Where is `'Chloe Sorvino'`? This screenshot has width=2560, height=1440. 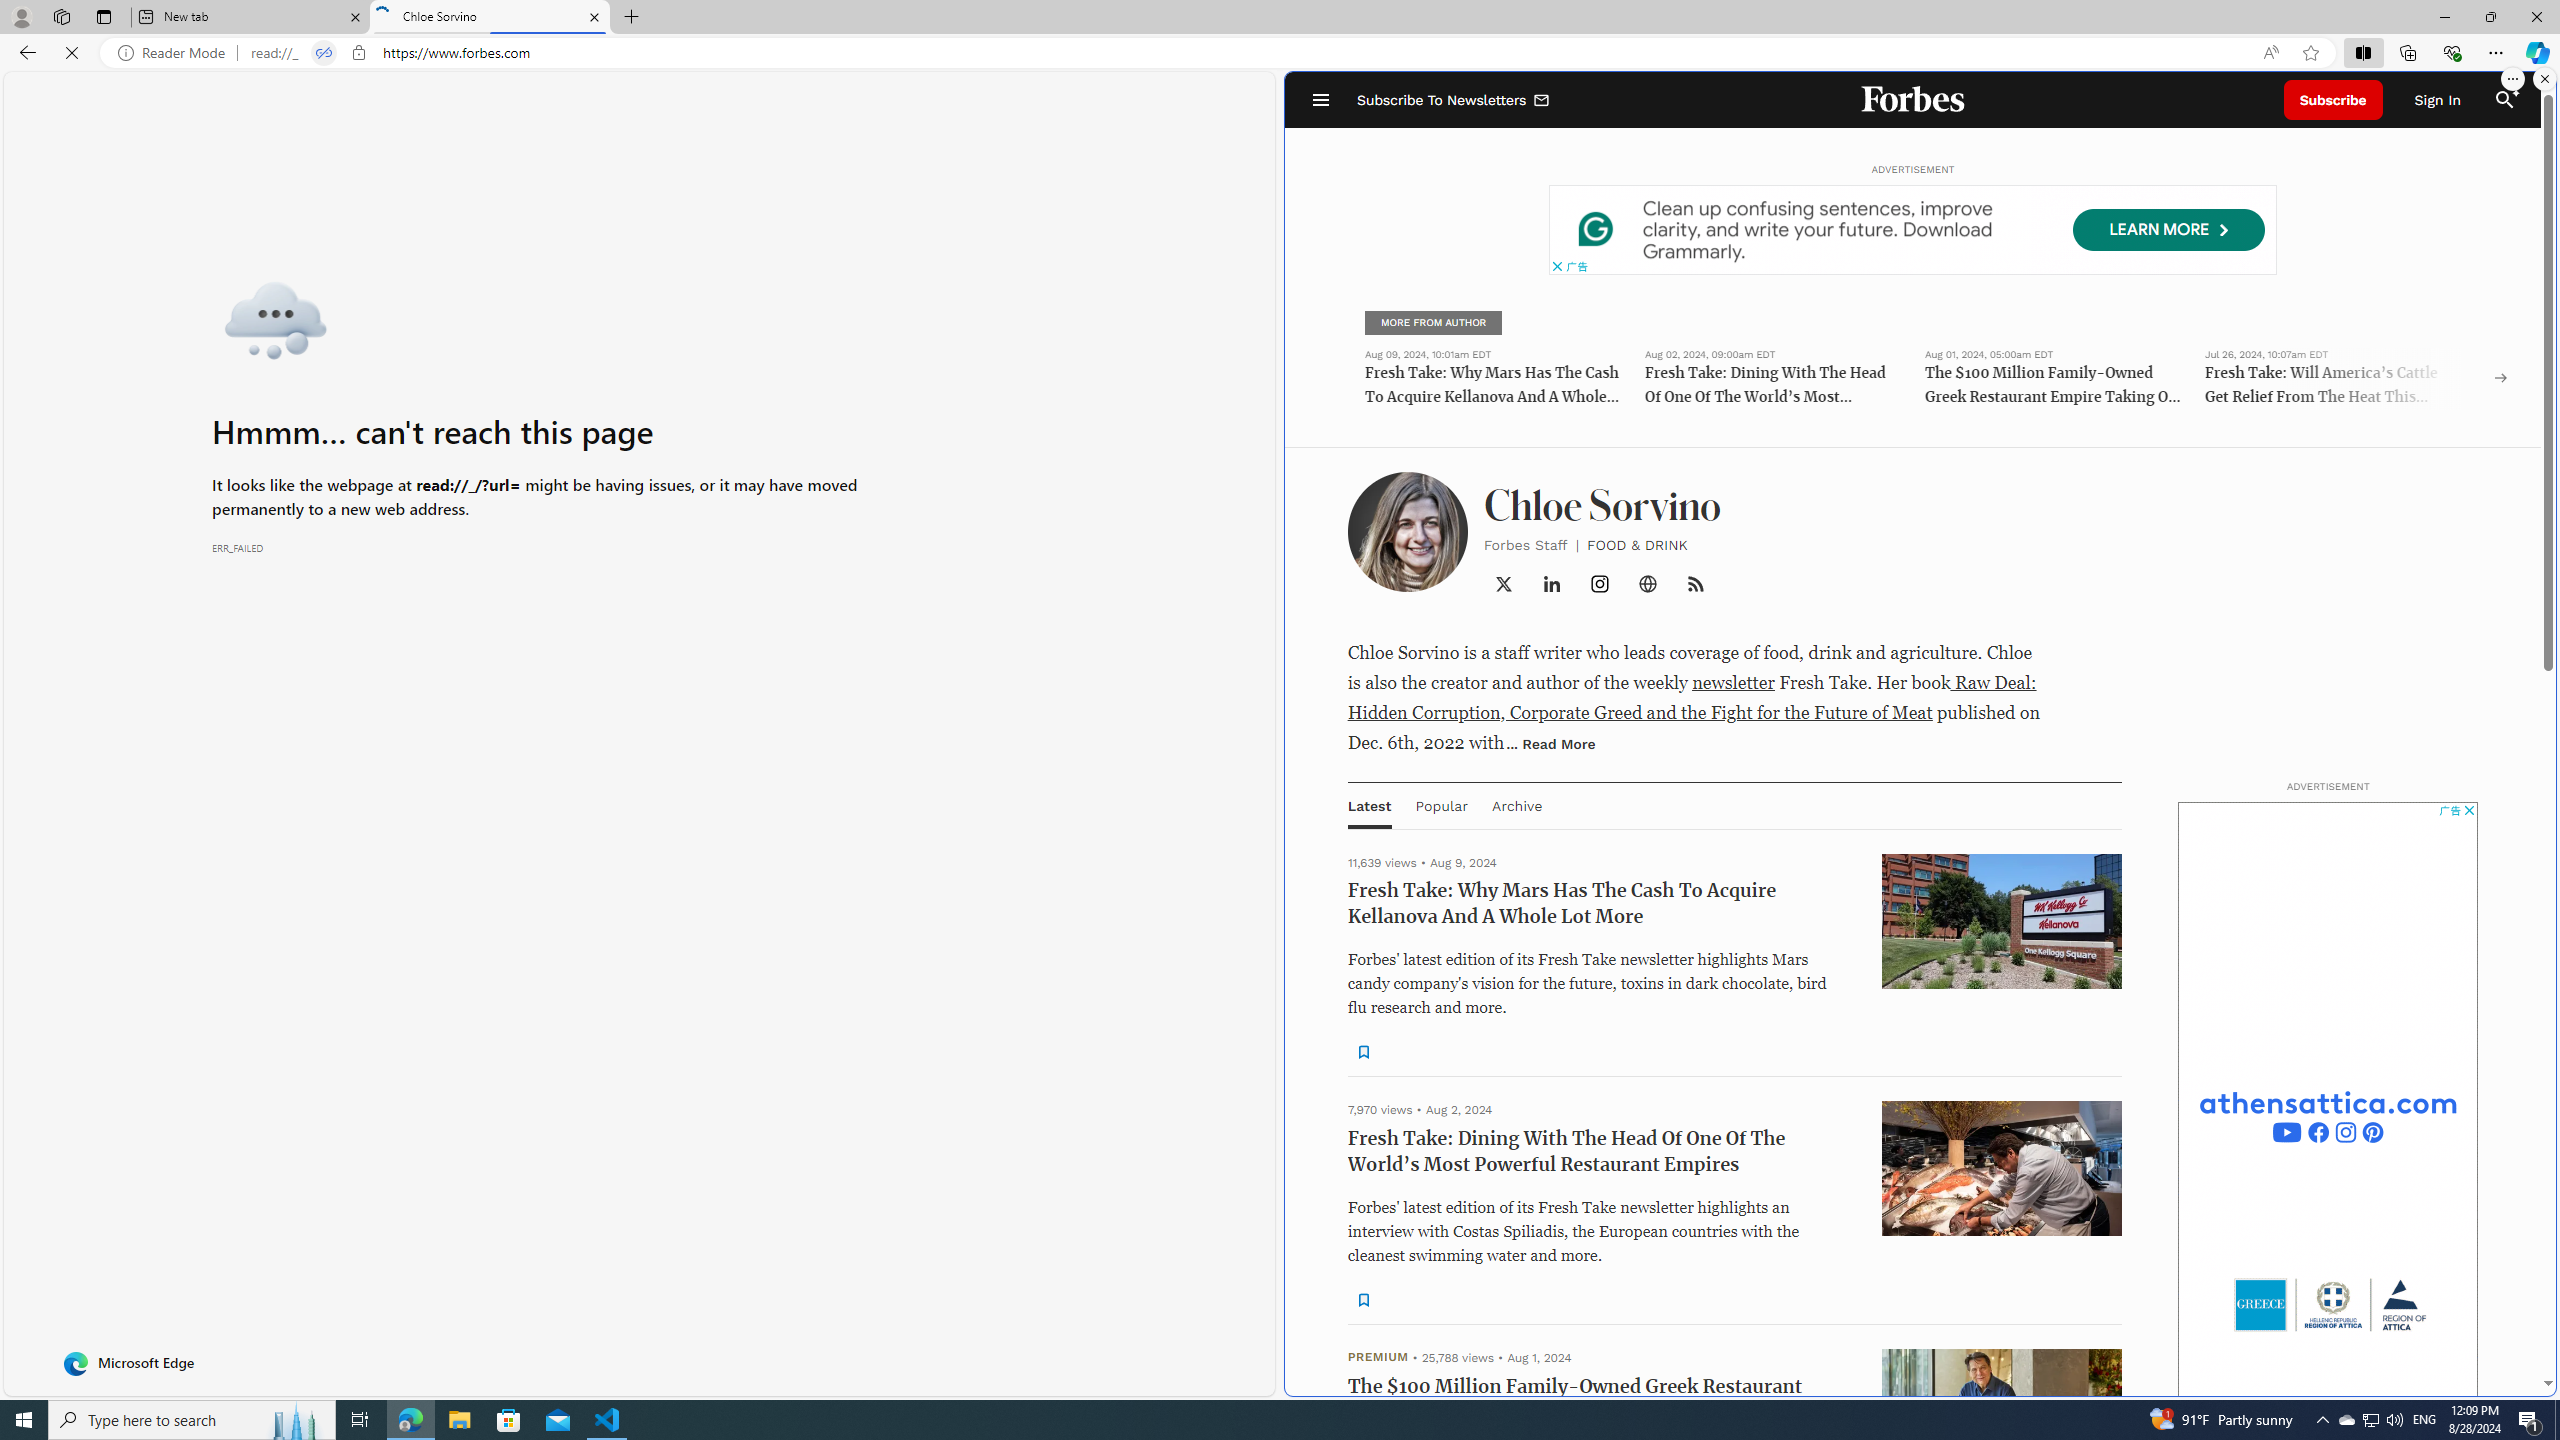
'Chloe Sorvino' is located at coordinates (488, 16).